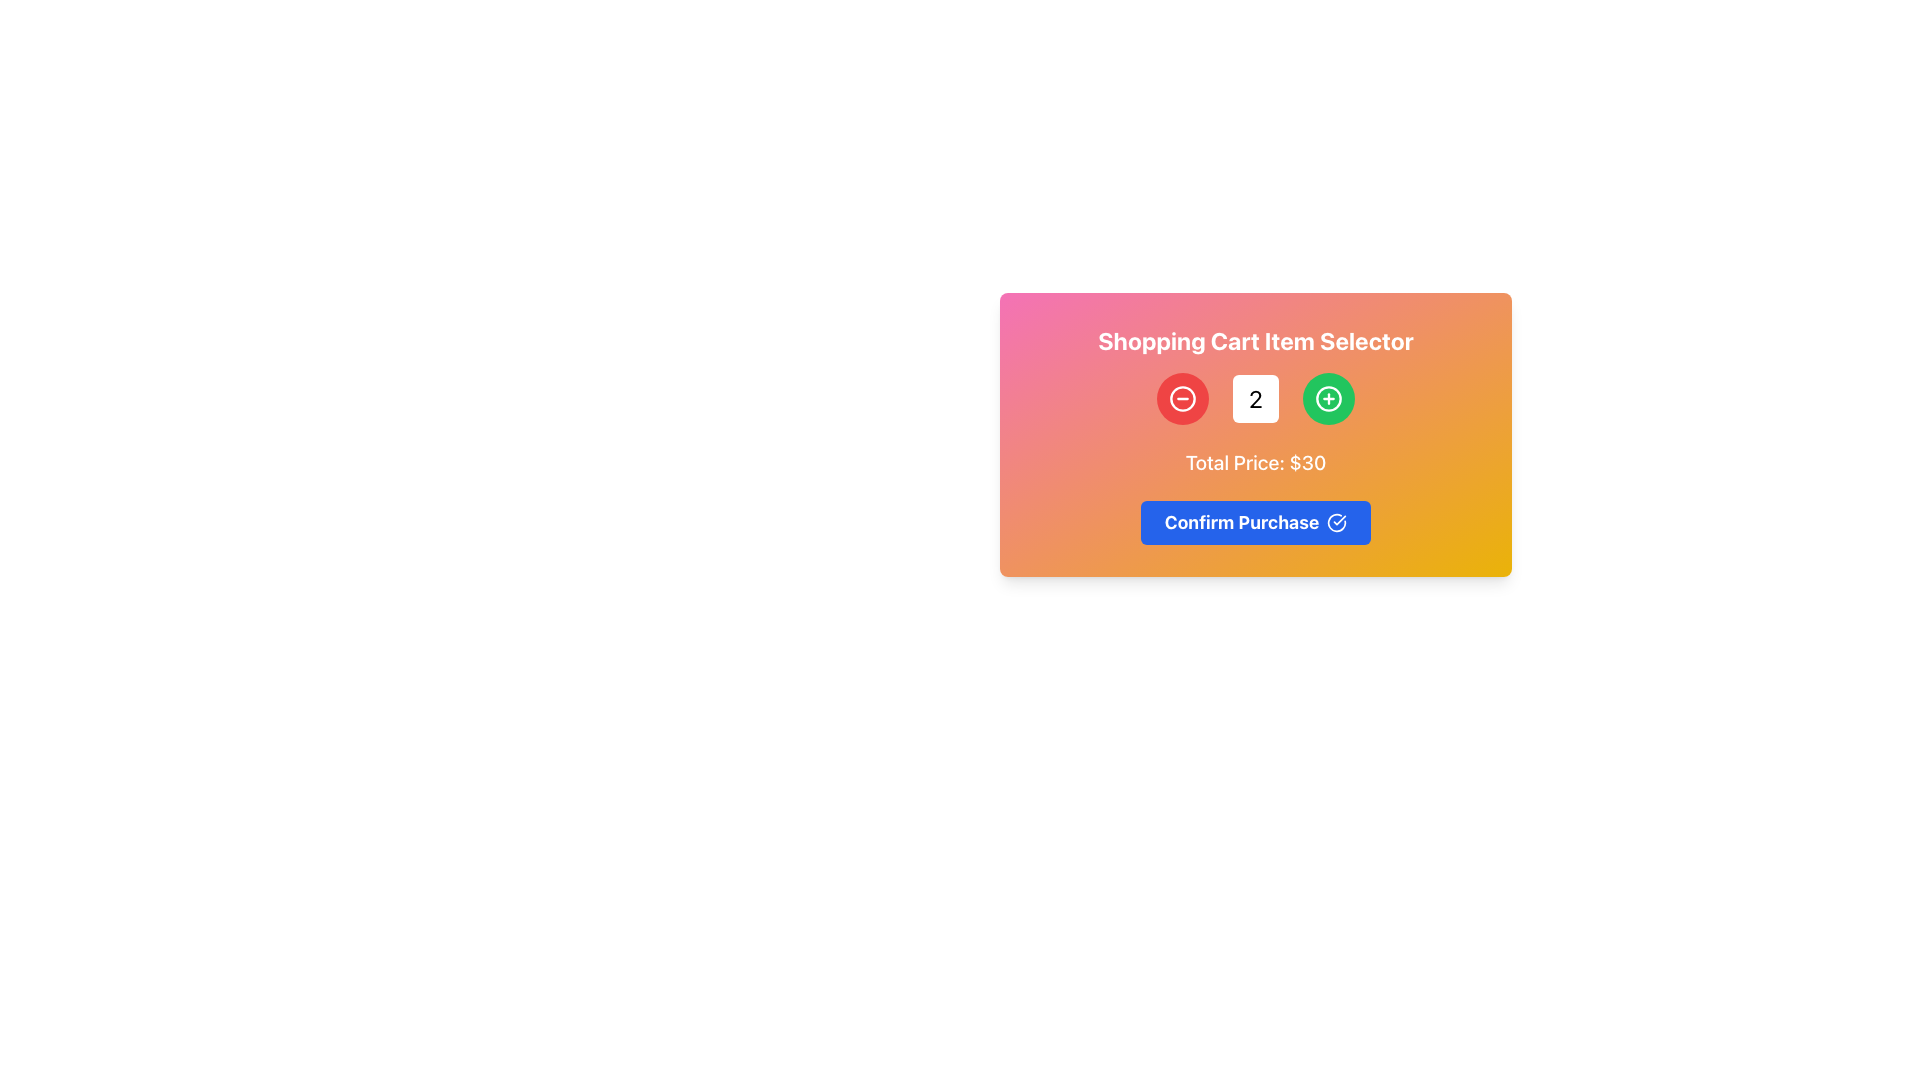 This screenshot has height=1080, width=1920. Describe the element at coordinates (1255, 339) in the screenshot. I see `the static text label at the top of the shopping cart item selection interface, which serves as the title for this section` at that location.